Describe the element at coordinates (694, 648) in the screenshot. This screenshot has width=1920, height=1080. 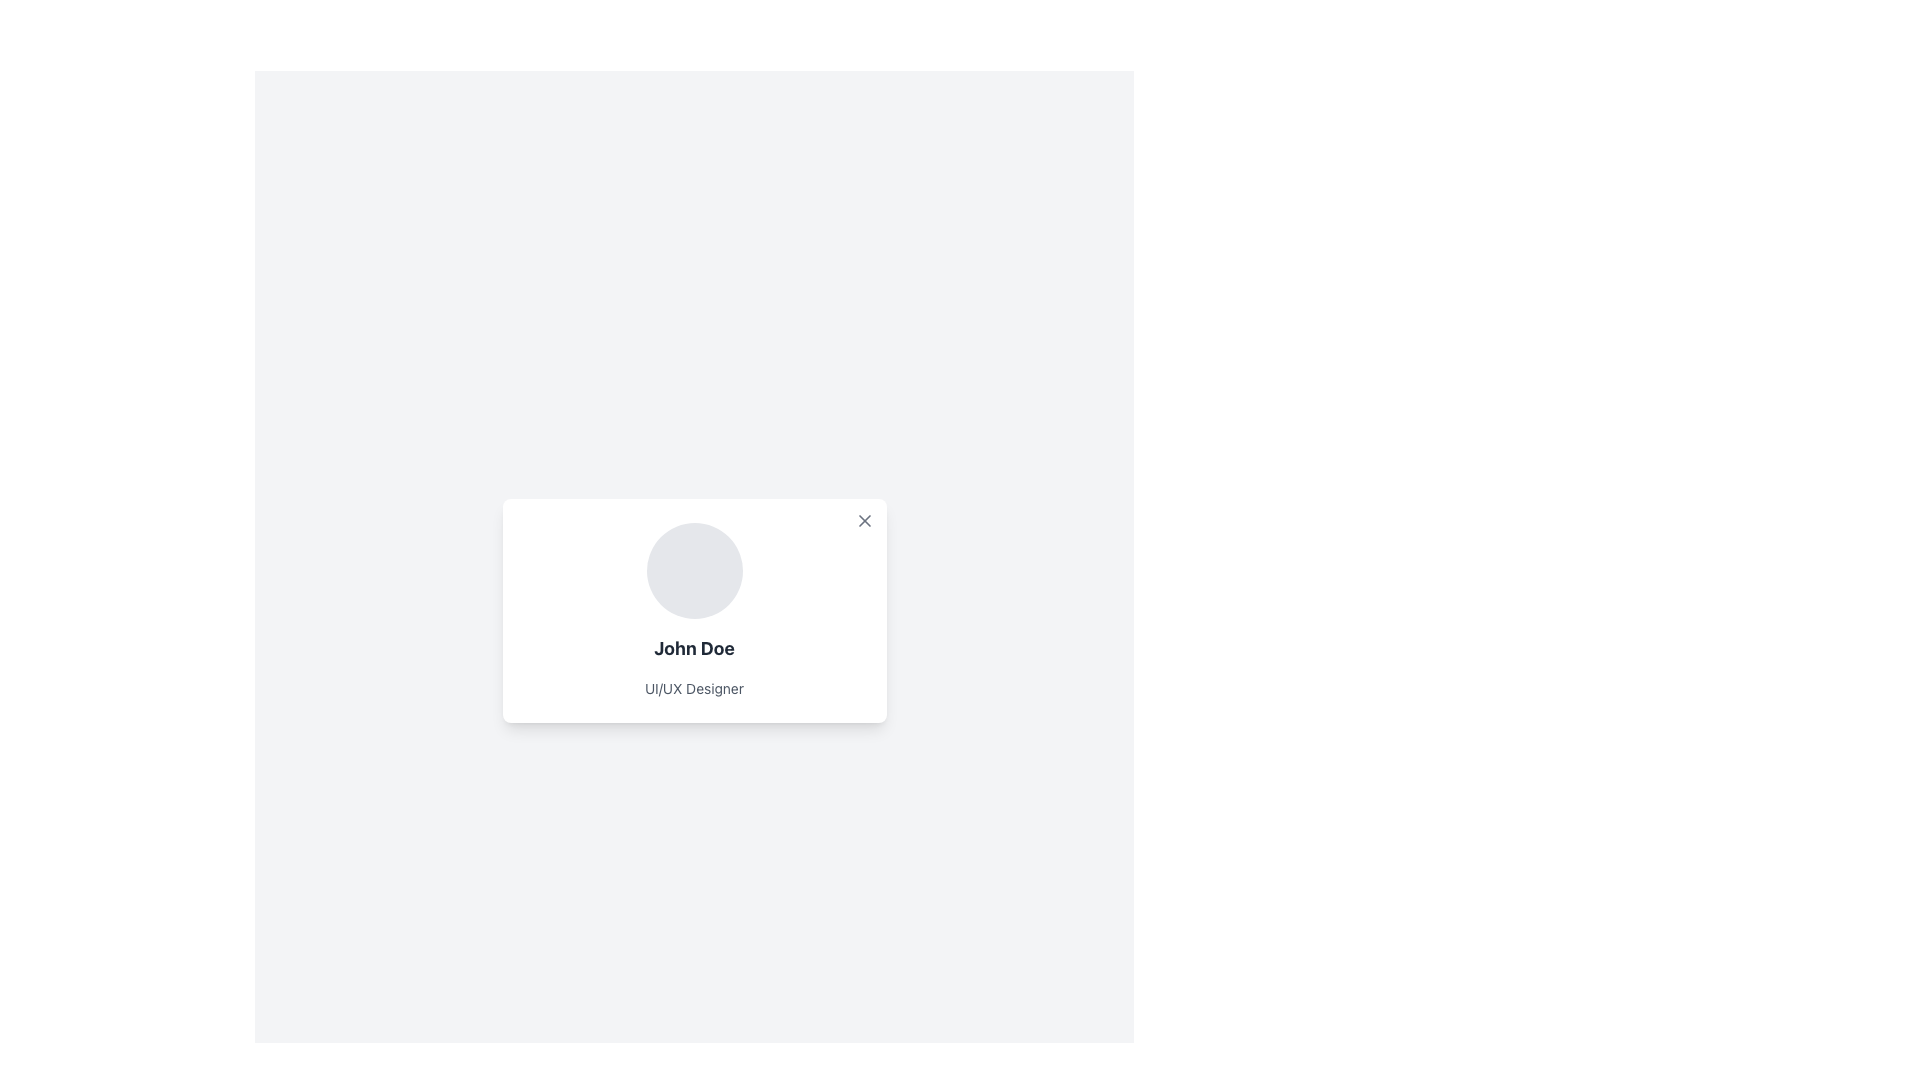
I see `displayed text 'John Doe' which is prominently positioned as a title beneath a circular avatar and above the text 'UI/UX Designer.'` at that location.